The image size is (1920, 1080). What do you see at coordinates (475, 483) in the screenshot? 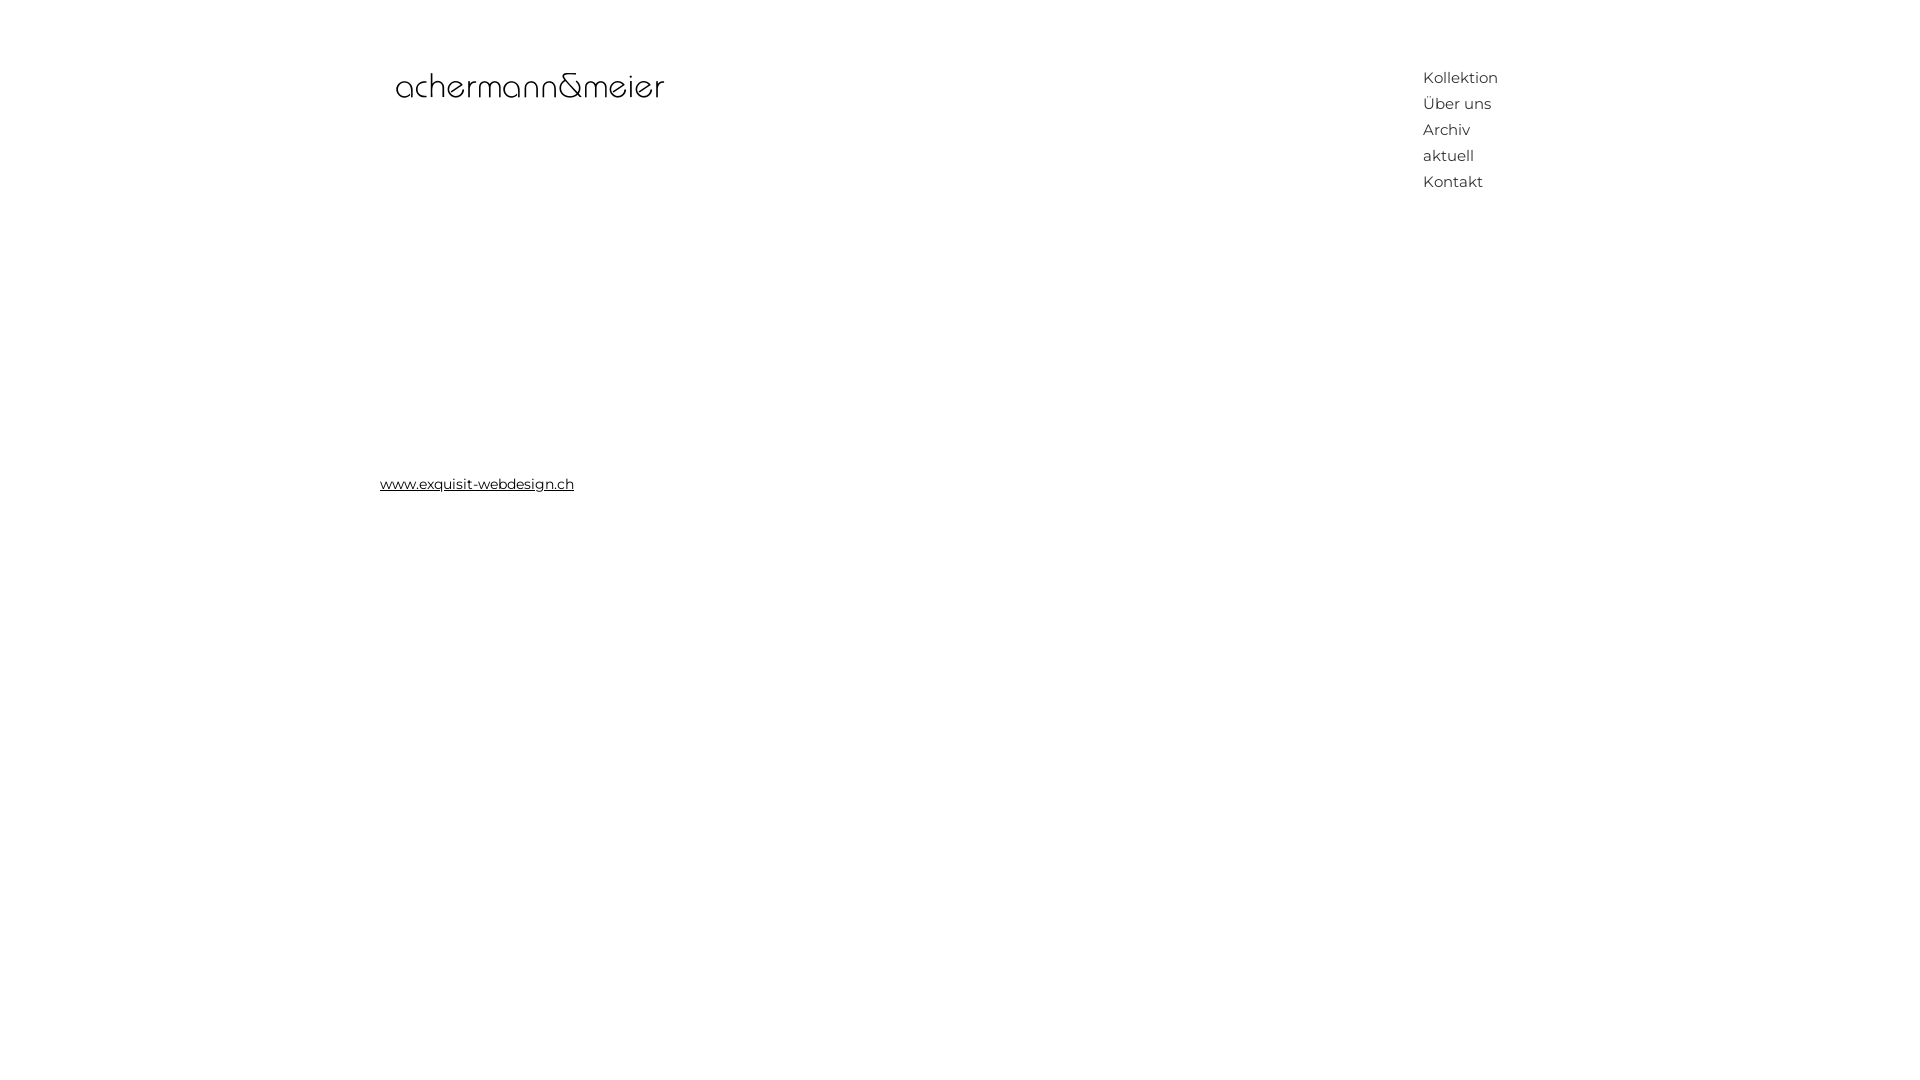
I see `'www.exquisit-webdesign.ch'` at bounding box center [475, 483].